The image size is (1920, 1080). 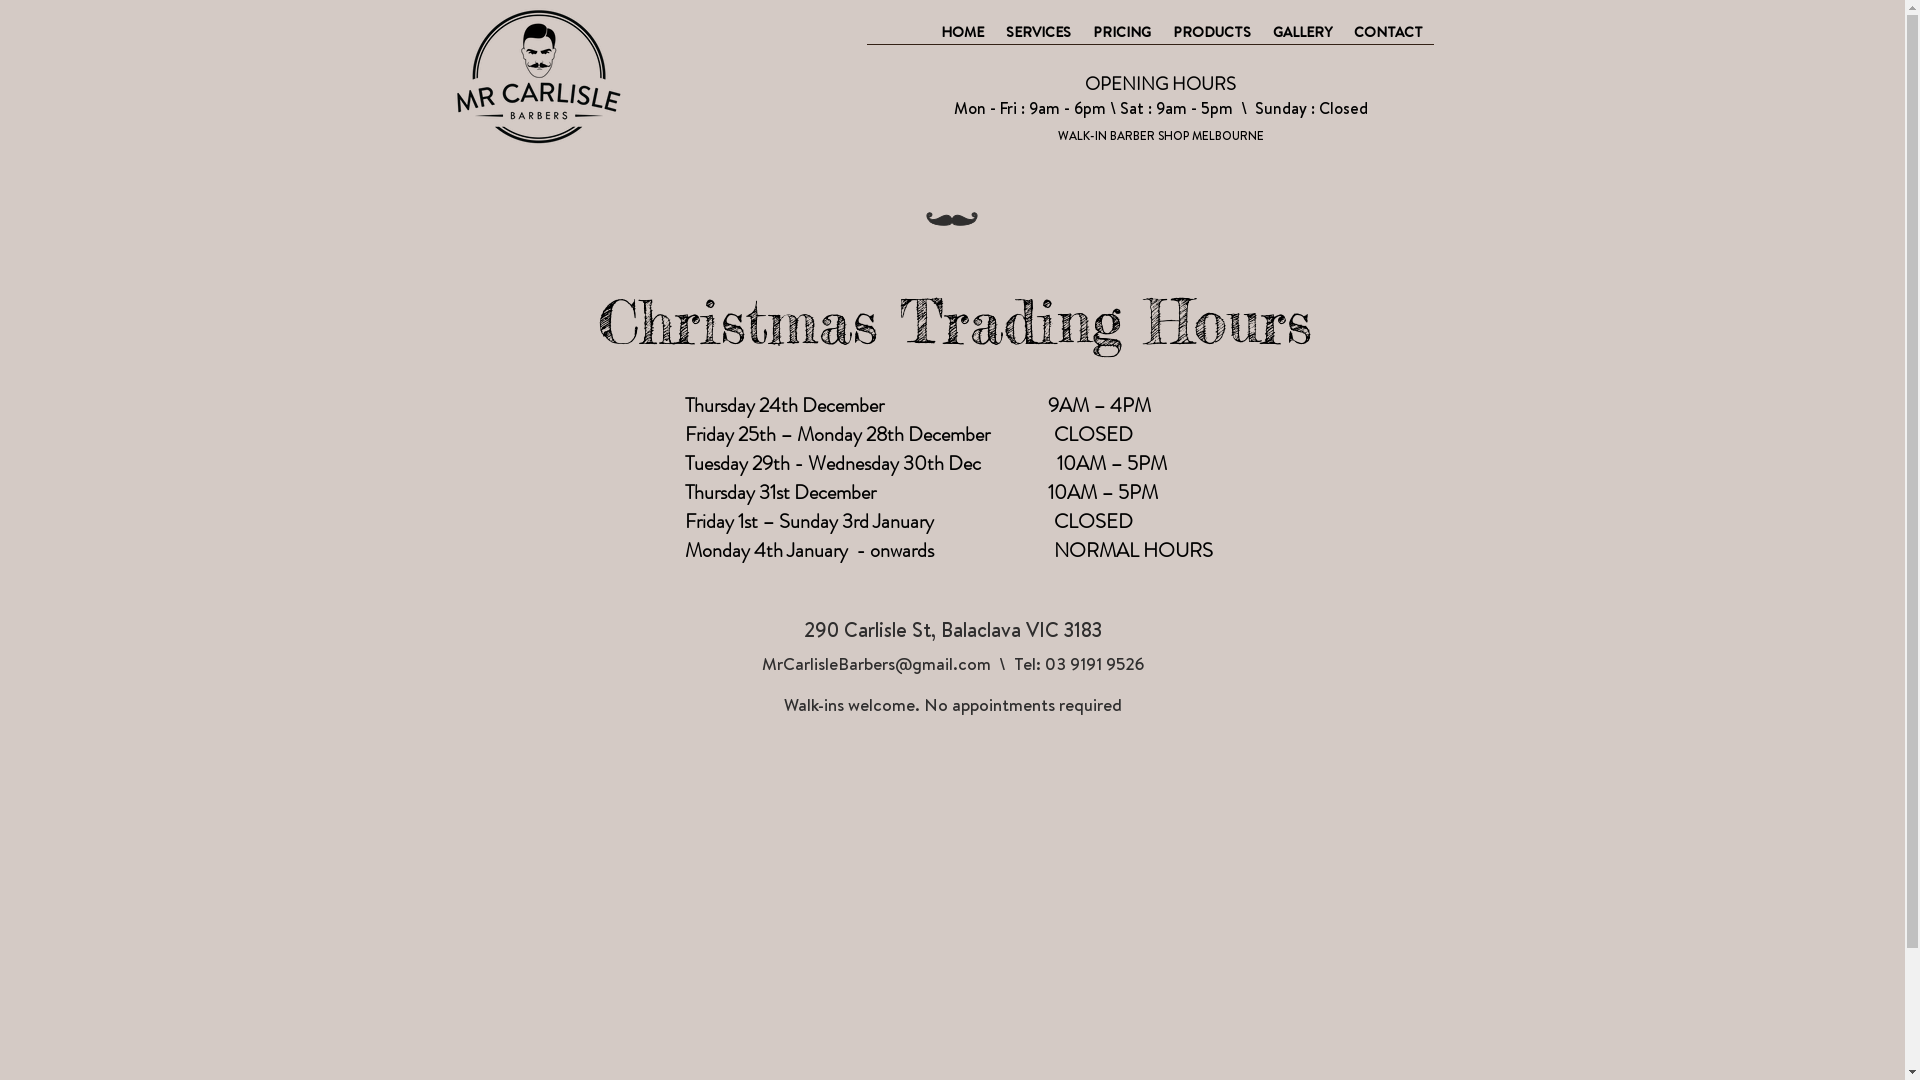 What do you see at coordinates (1386, 38) in the screenshot?
I see `'CONTACT'` at bounding box center [1386, 38].